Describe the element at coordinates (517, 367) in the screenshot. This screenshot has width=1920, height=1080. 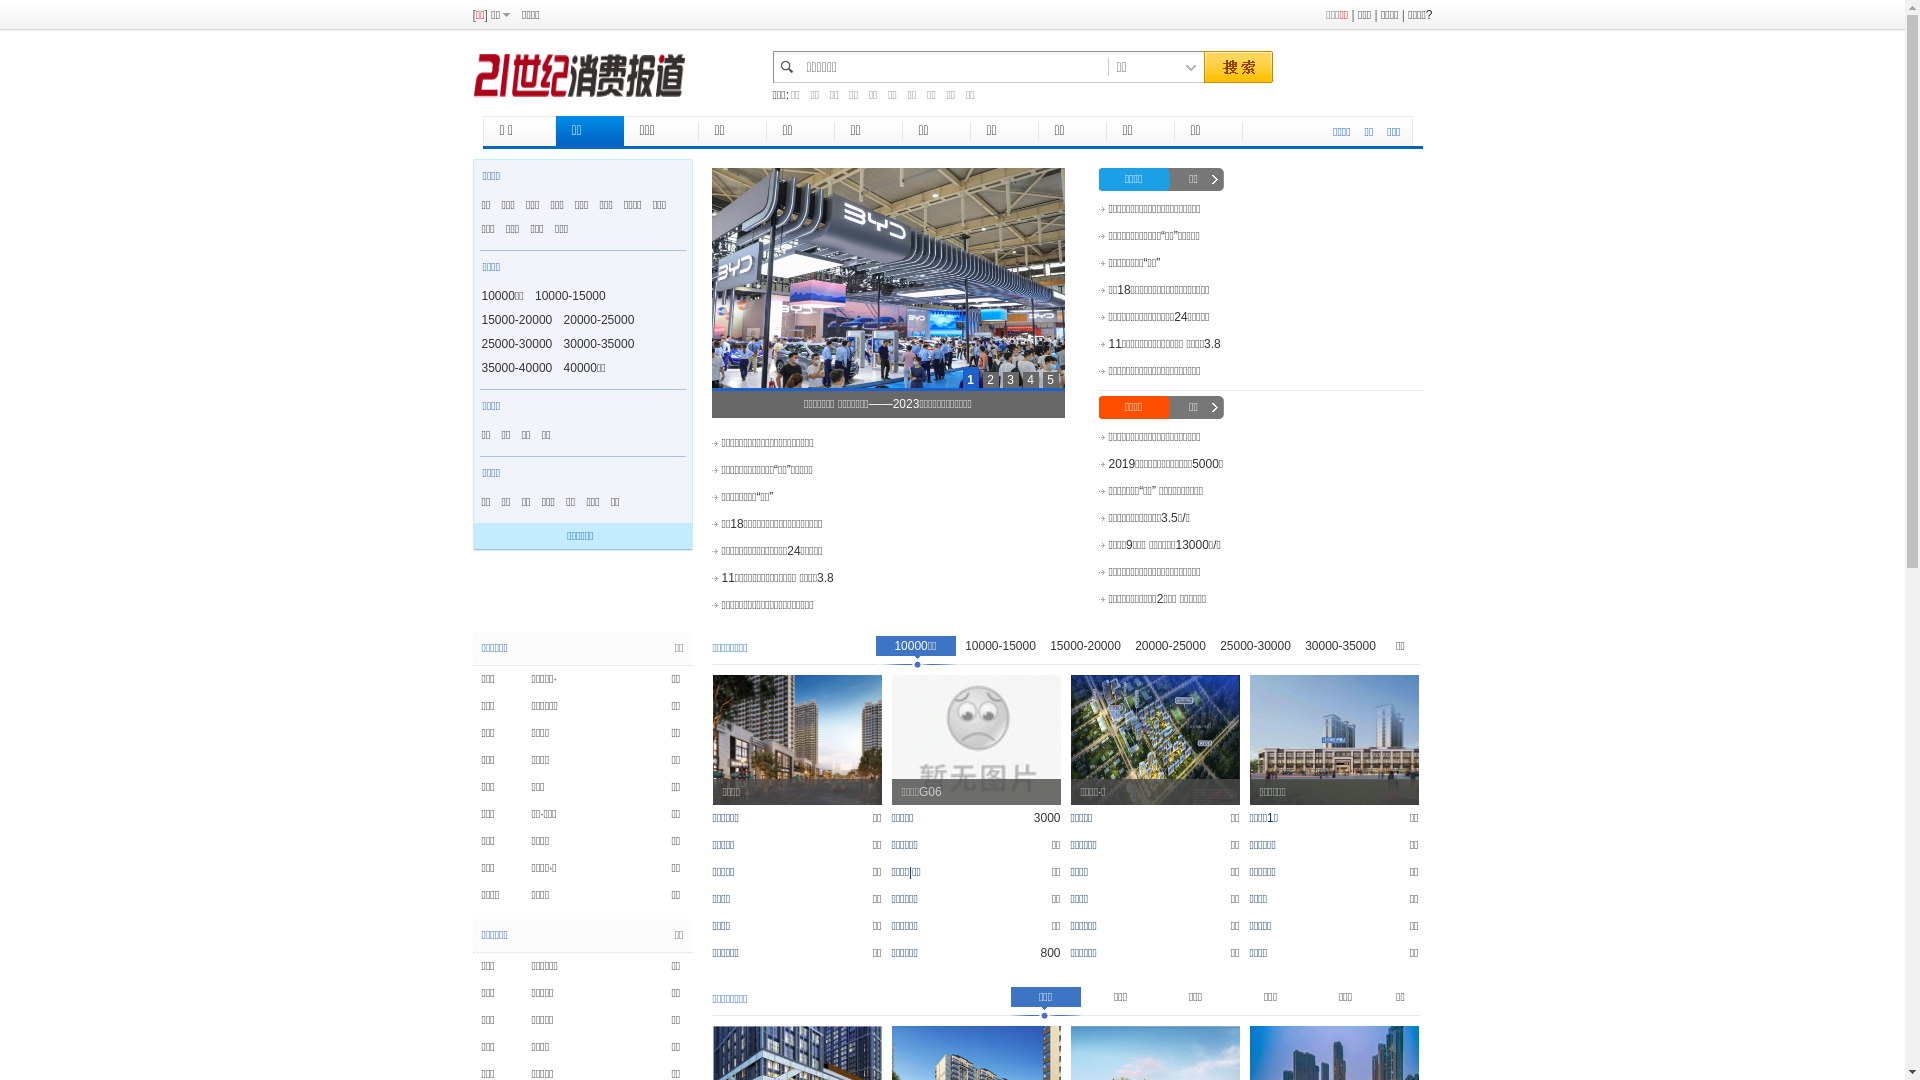
I see `'35000-40000'` at that location.